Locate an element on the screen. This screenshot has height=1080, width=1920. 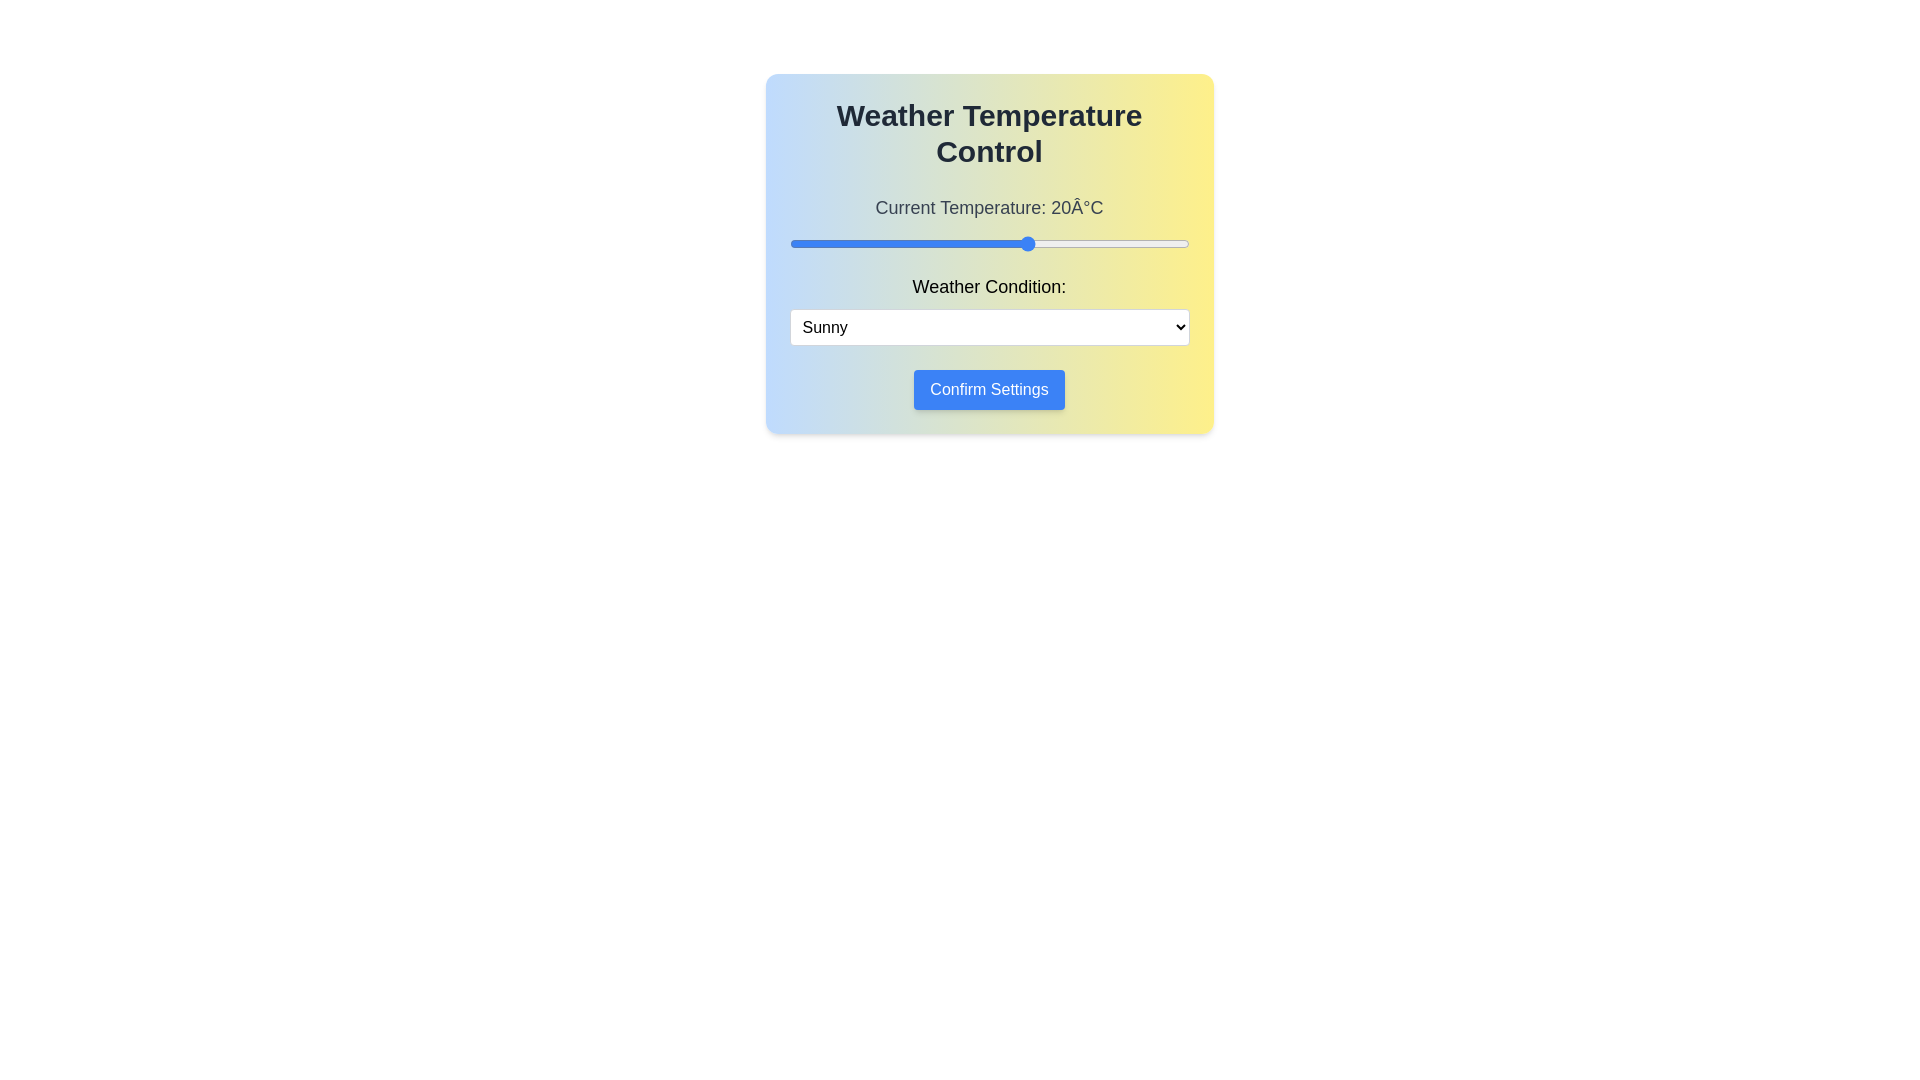
'Confirm Settings' button to apply the changes is located at coordinates (989, 389).